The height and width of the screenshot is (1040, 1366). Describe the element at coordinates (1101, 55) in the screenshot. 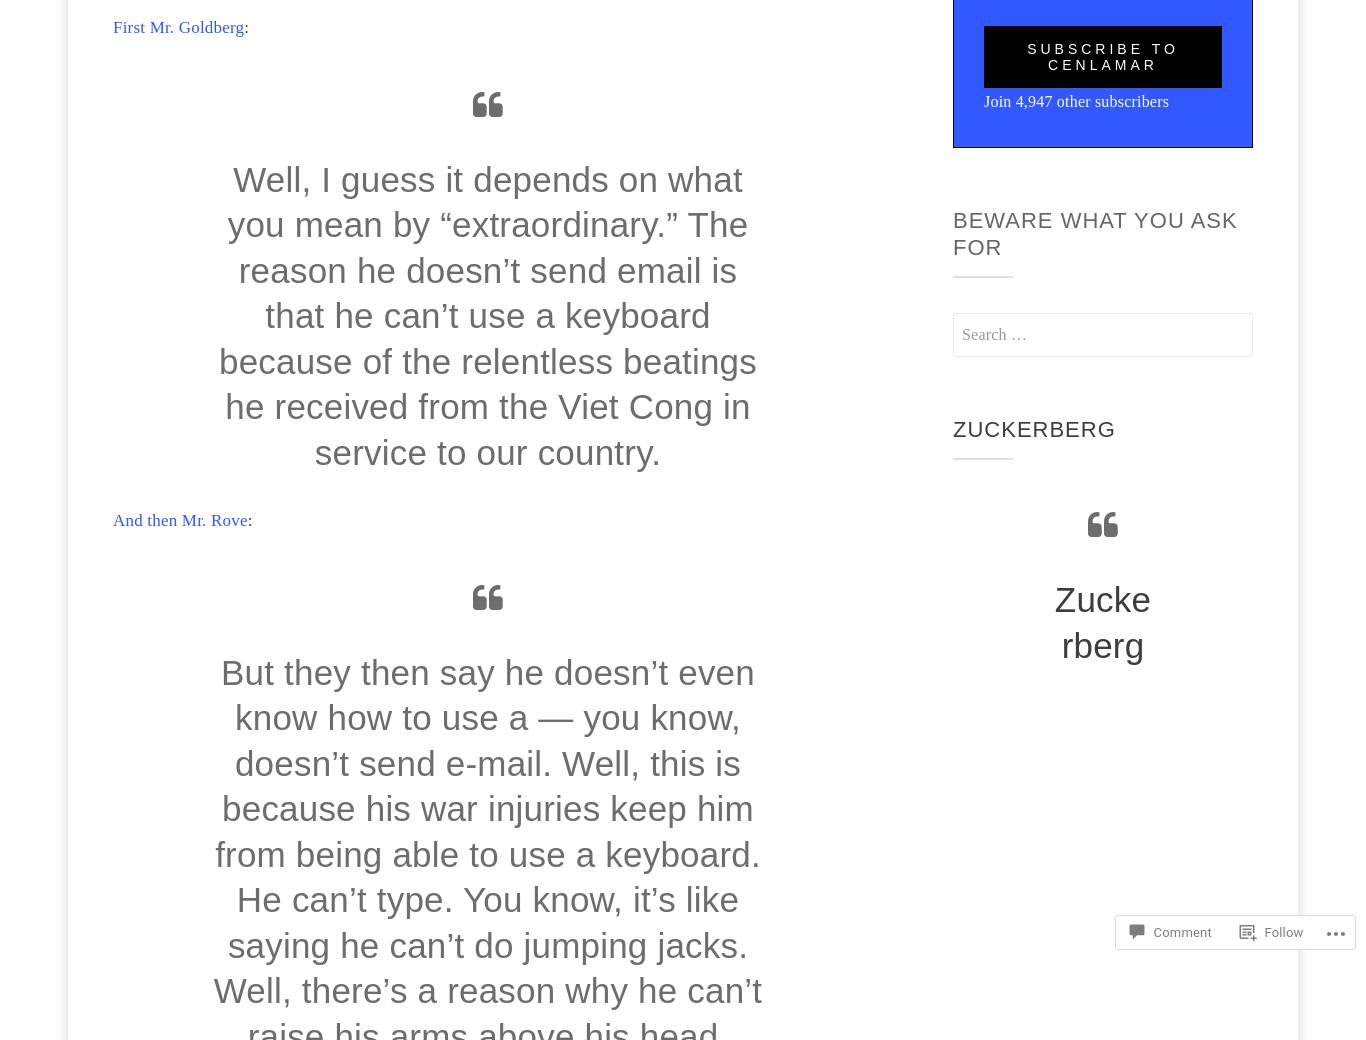

I see `'Subscribe to CenLamar'` at that location.